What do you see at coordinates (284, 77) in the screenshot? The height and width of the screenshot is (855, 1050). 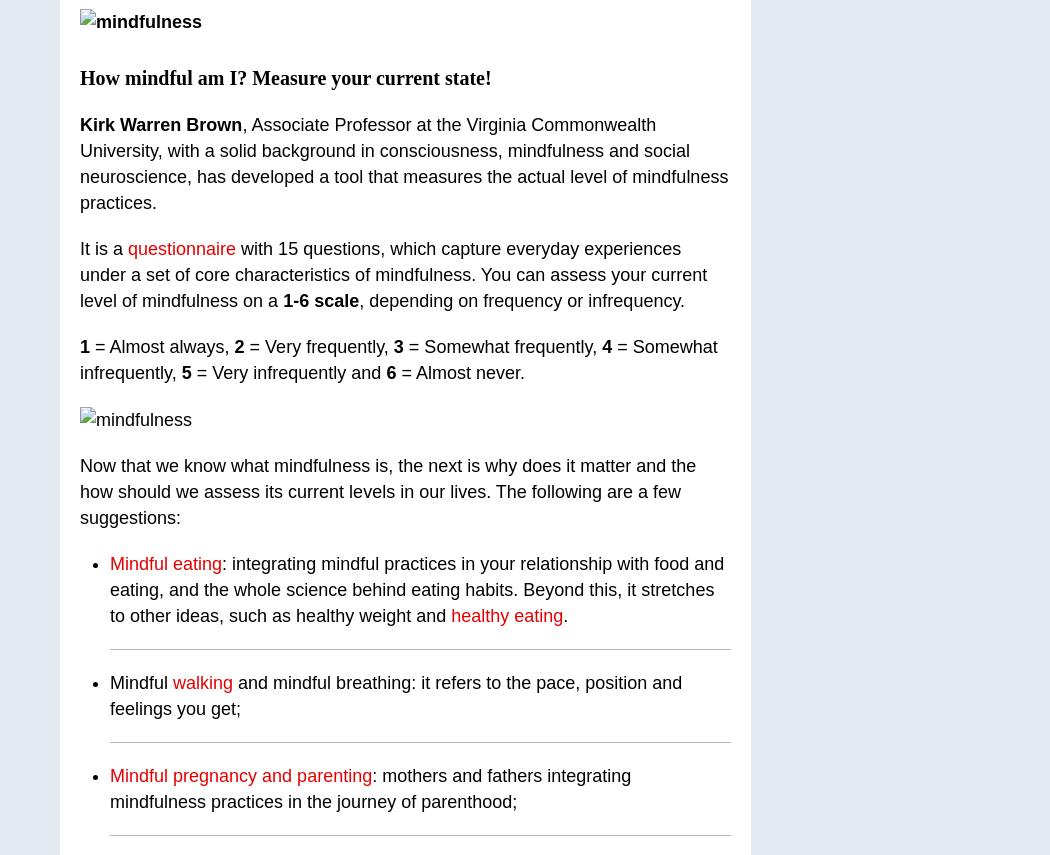 I see `'How mindful am I? Measure your current state!'` at bounding box center [284, 77].